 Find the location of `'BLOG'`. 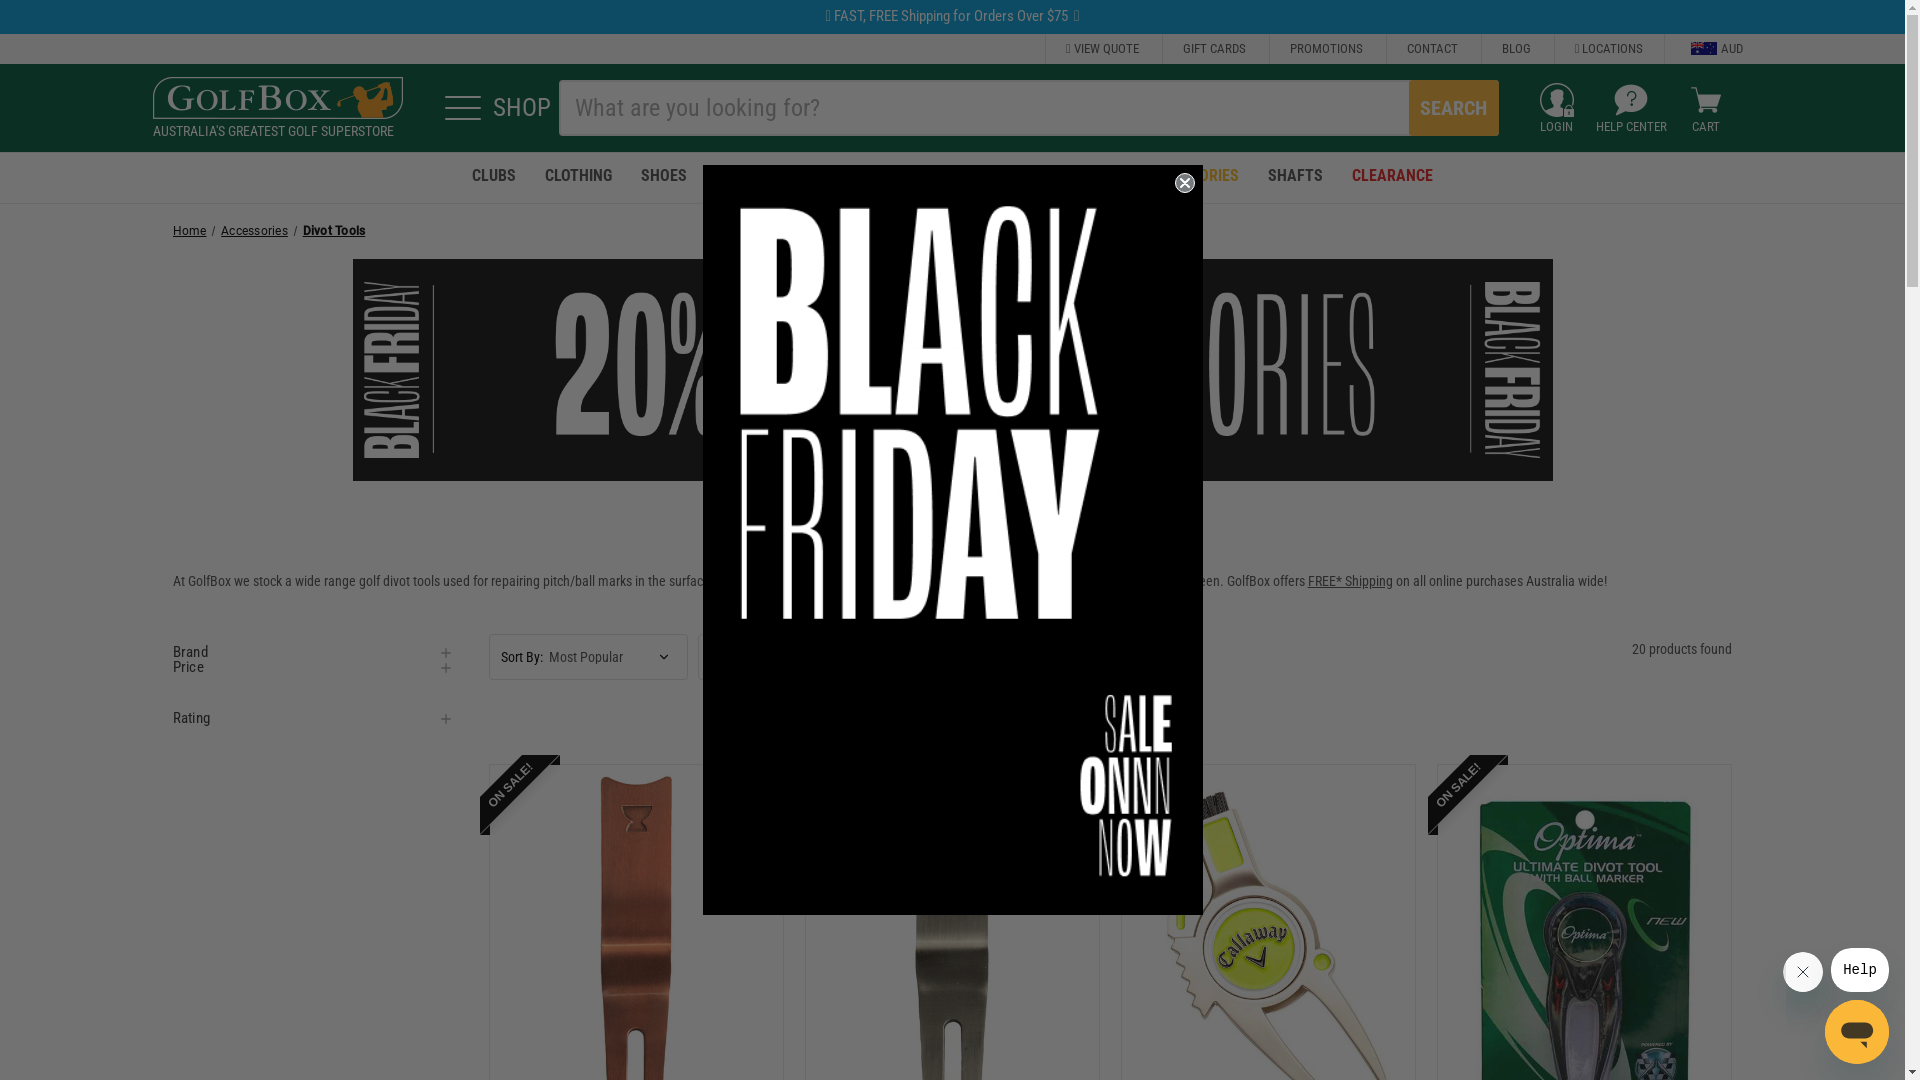

'BLOG' is located at coordinates (1516, 48).